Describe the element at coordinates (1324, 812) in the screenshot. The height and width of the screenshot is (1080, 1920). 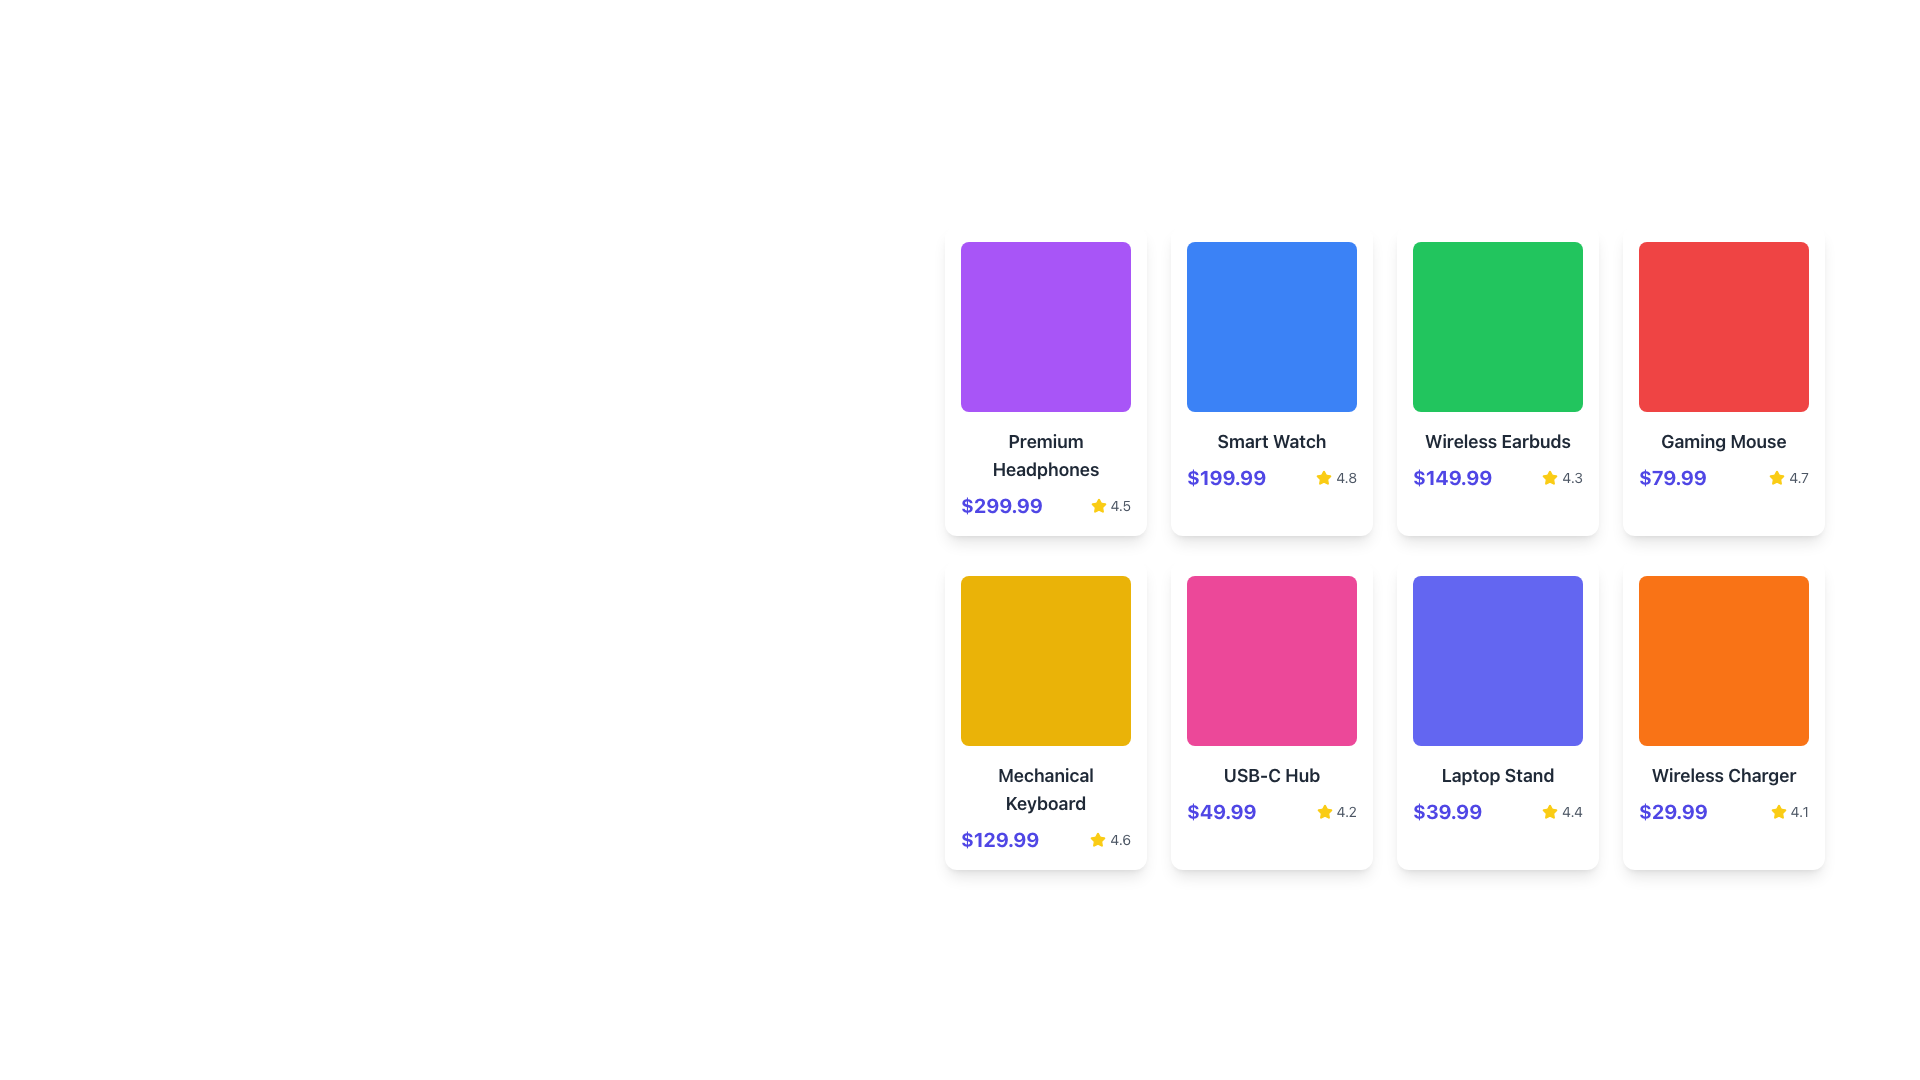
I see `the yellow filled star icon representing a rating system for the USB-C Hub, located in the second row, second column of the card grid layout` at that location.